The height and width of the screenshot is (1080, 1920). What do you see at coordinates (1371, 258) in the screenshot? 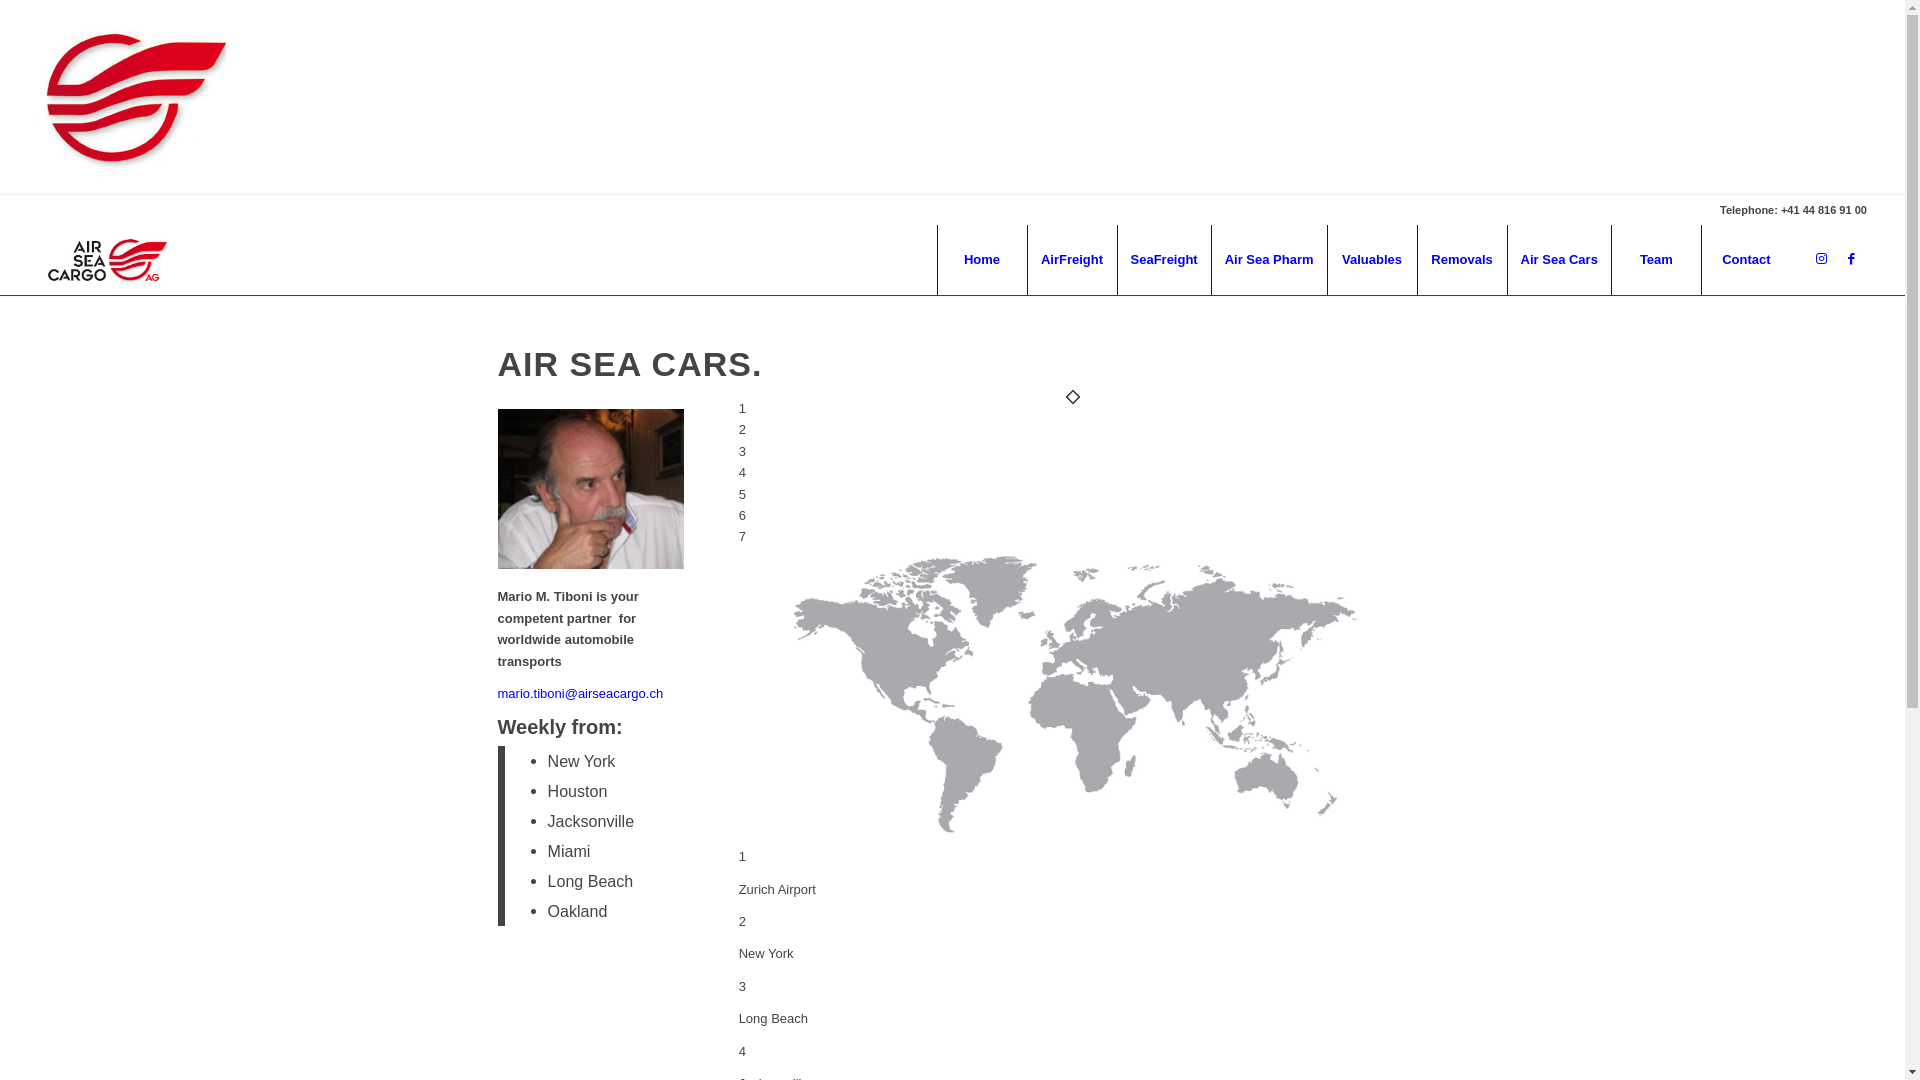
I see `'Valuables'` at bounding box center [1371, 258].